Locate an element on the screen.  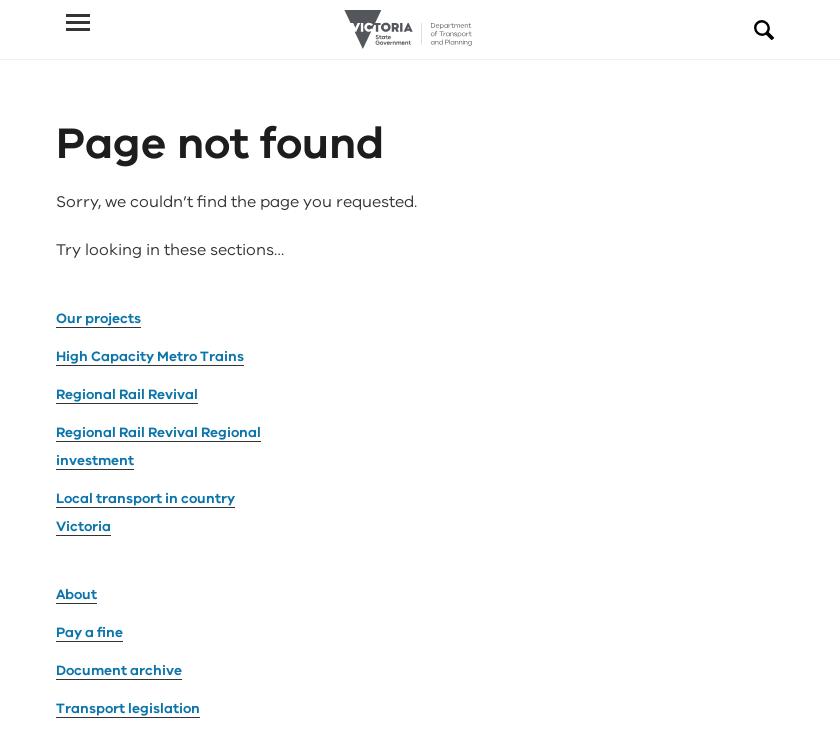
'Taxis, hire cars and ridesharing' is located at coordinates (56, 623).